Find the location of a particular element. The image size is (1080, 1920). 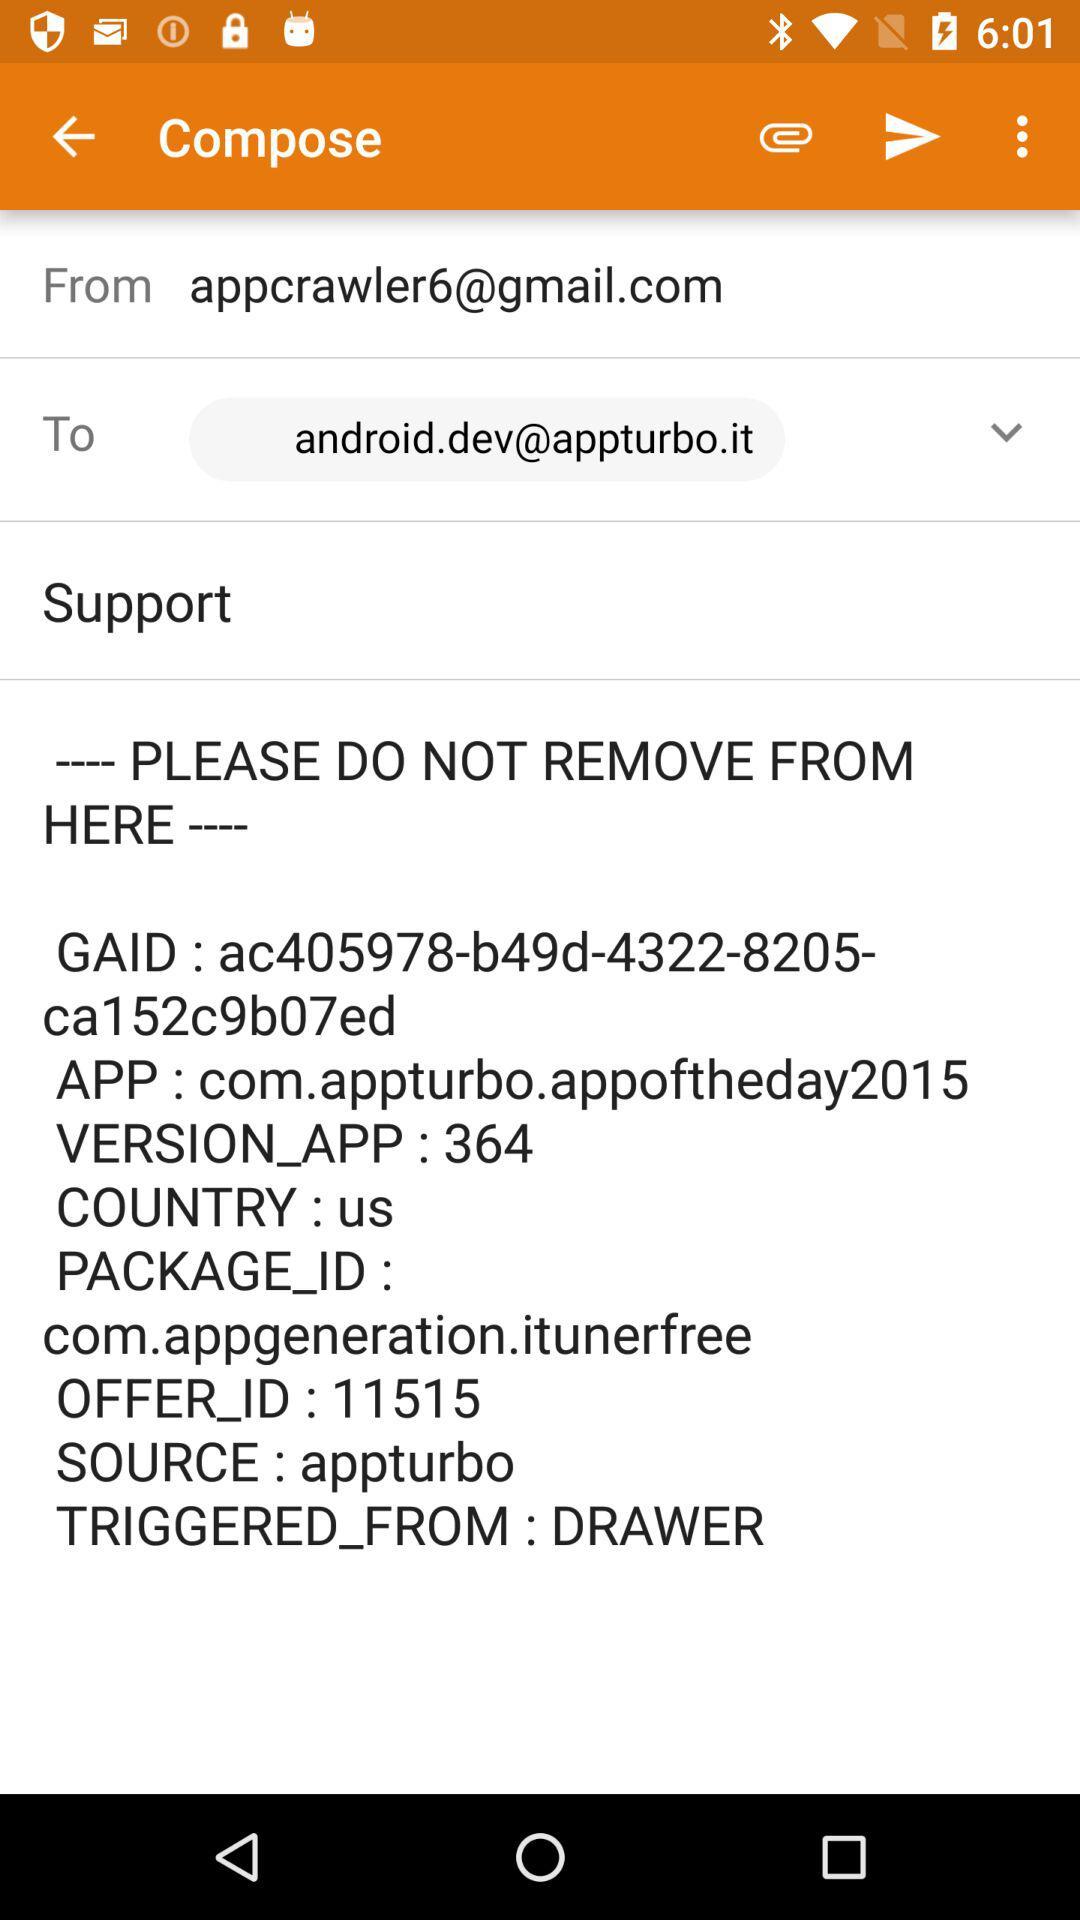

support item is located at coordinates (540, 599).